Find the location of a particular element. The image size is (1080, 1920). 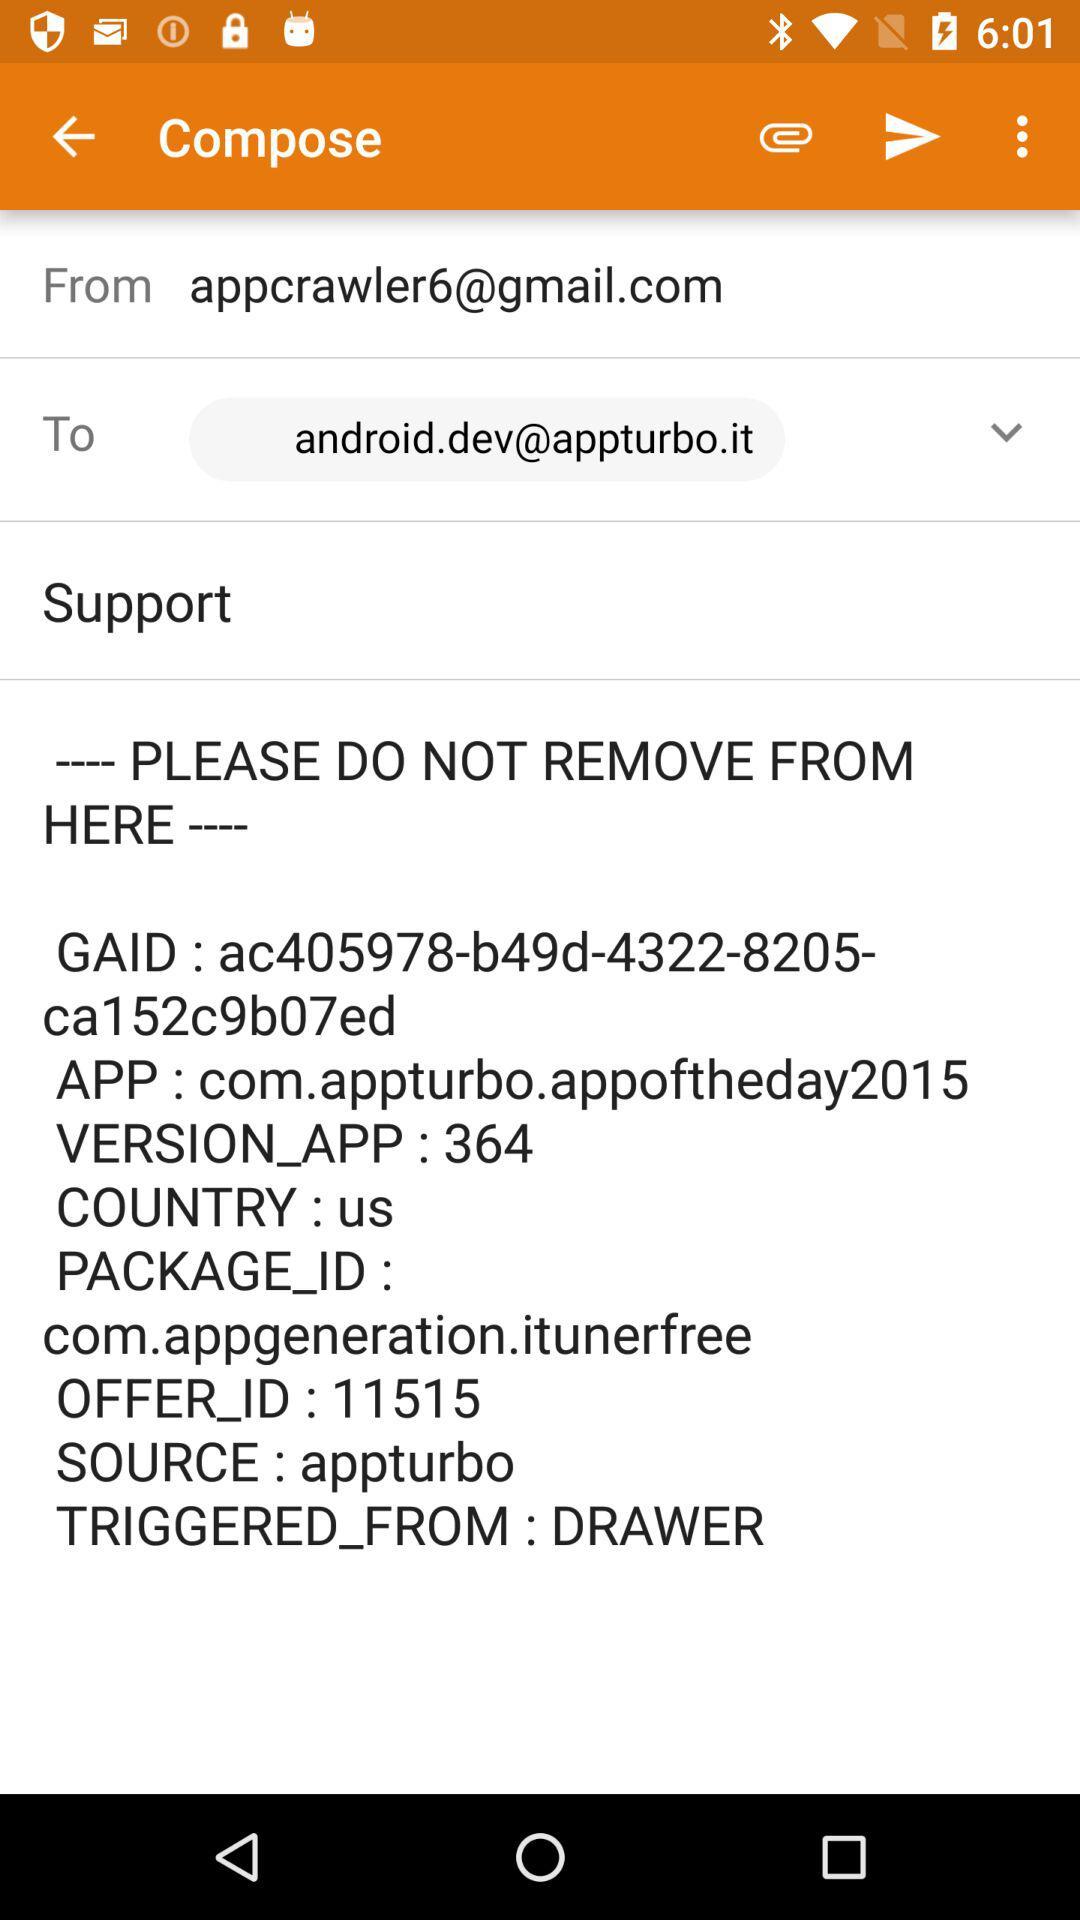

support item is located at coordinates (540, 599).